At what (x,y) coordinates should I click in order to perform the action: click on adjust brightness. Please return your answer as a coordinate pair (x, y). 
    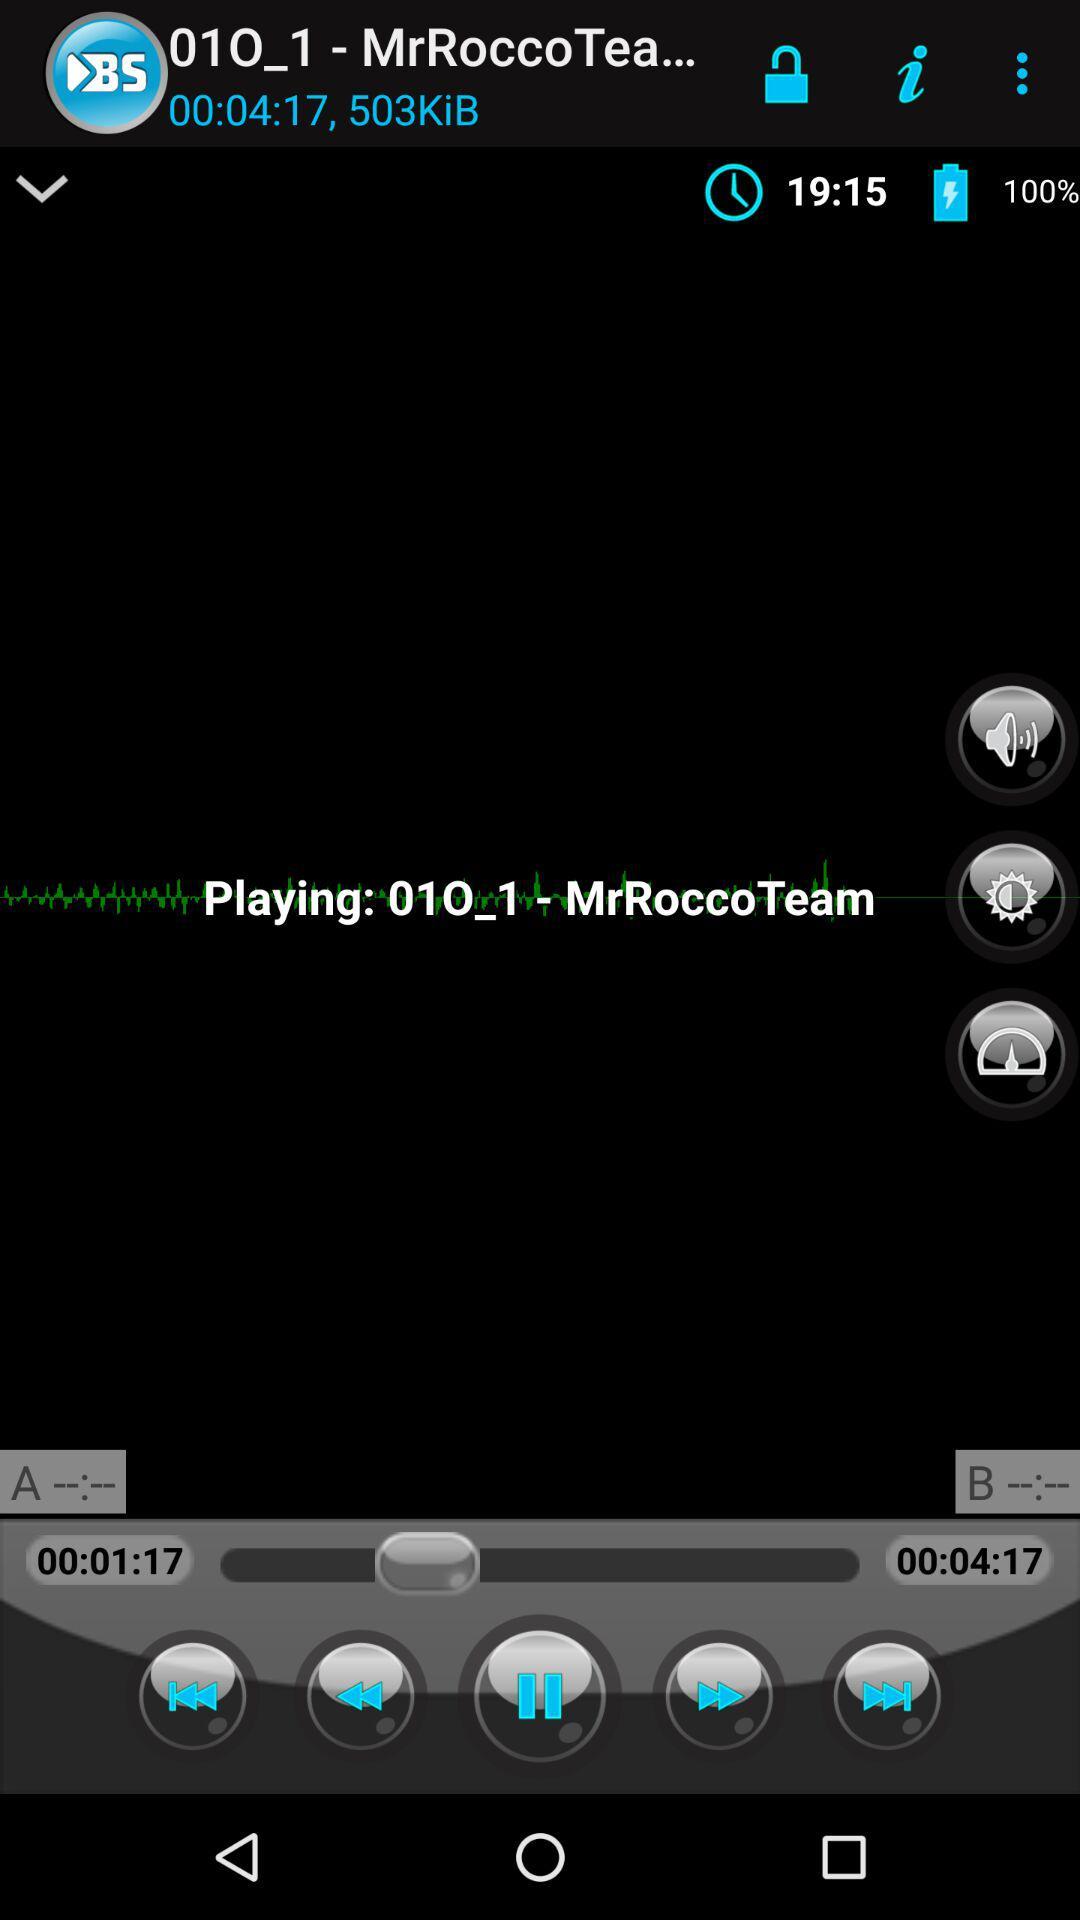
    Looking at the image, I should click on (1011, 885).